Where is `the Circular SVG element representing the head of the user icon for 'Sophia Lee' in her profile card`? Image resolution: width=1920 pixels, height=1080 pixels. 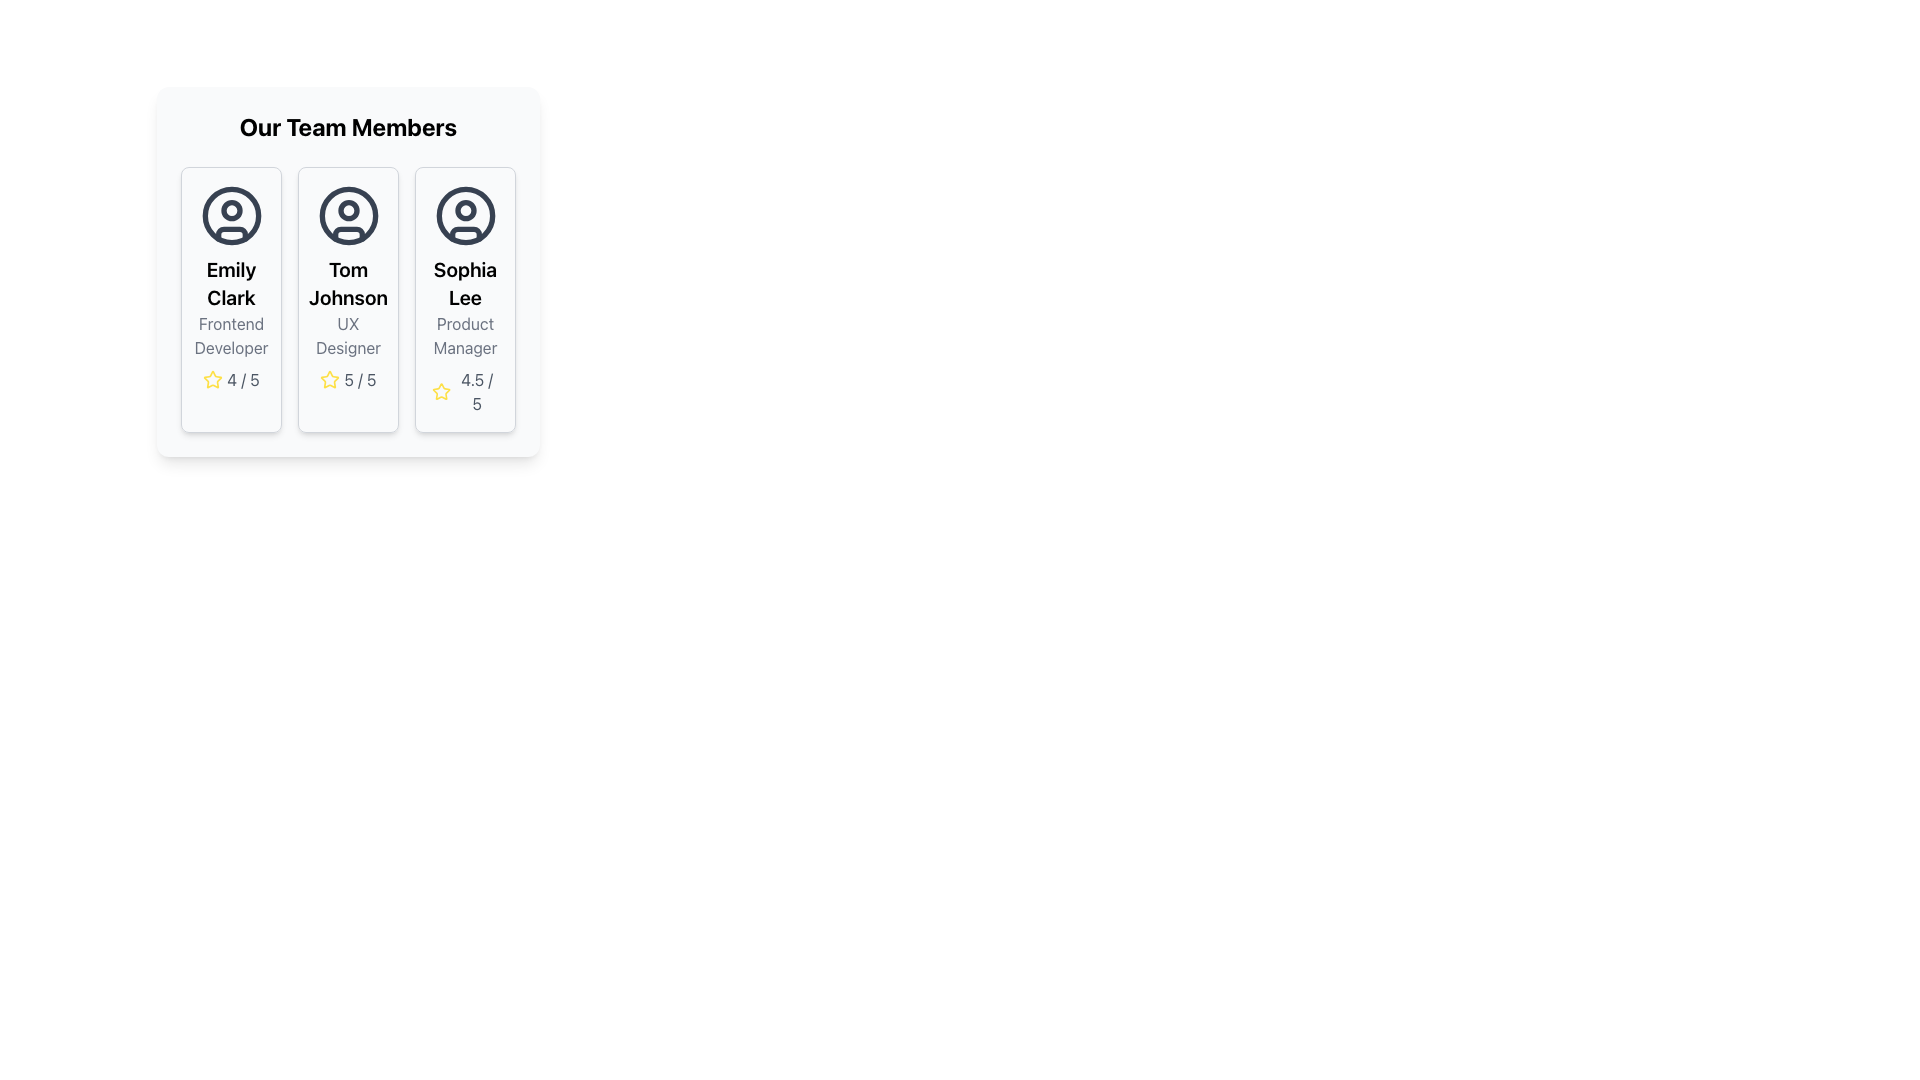 the Circular SVG element representing the head of the user icon for 'Sophia Lee' in her profile card is located at coordinates (464, 210).